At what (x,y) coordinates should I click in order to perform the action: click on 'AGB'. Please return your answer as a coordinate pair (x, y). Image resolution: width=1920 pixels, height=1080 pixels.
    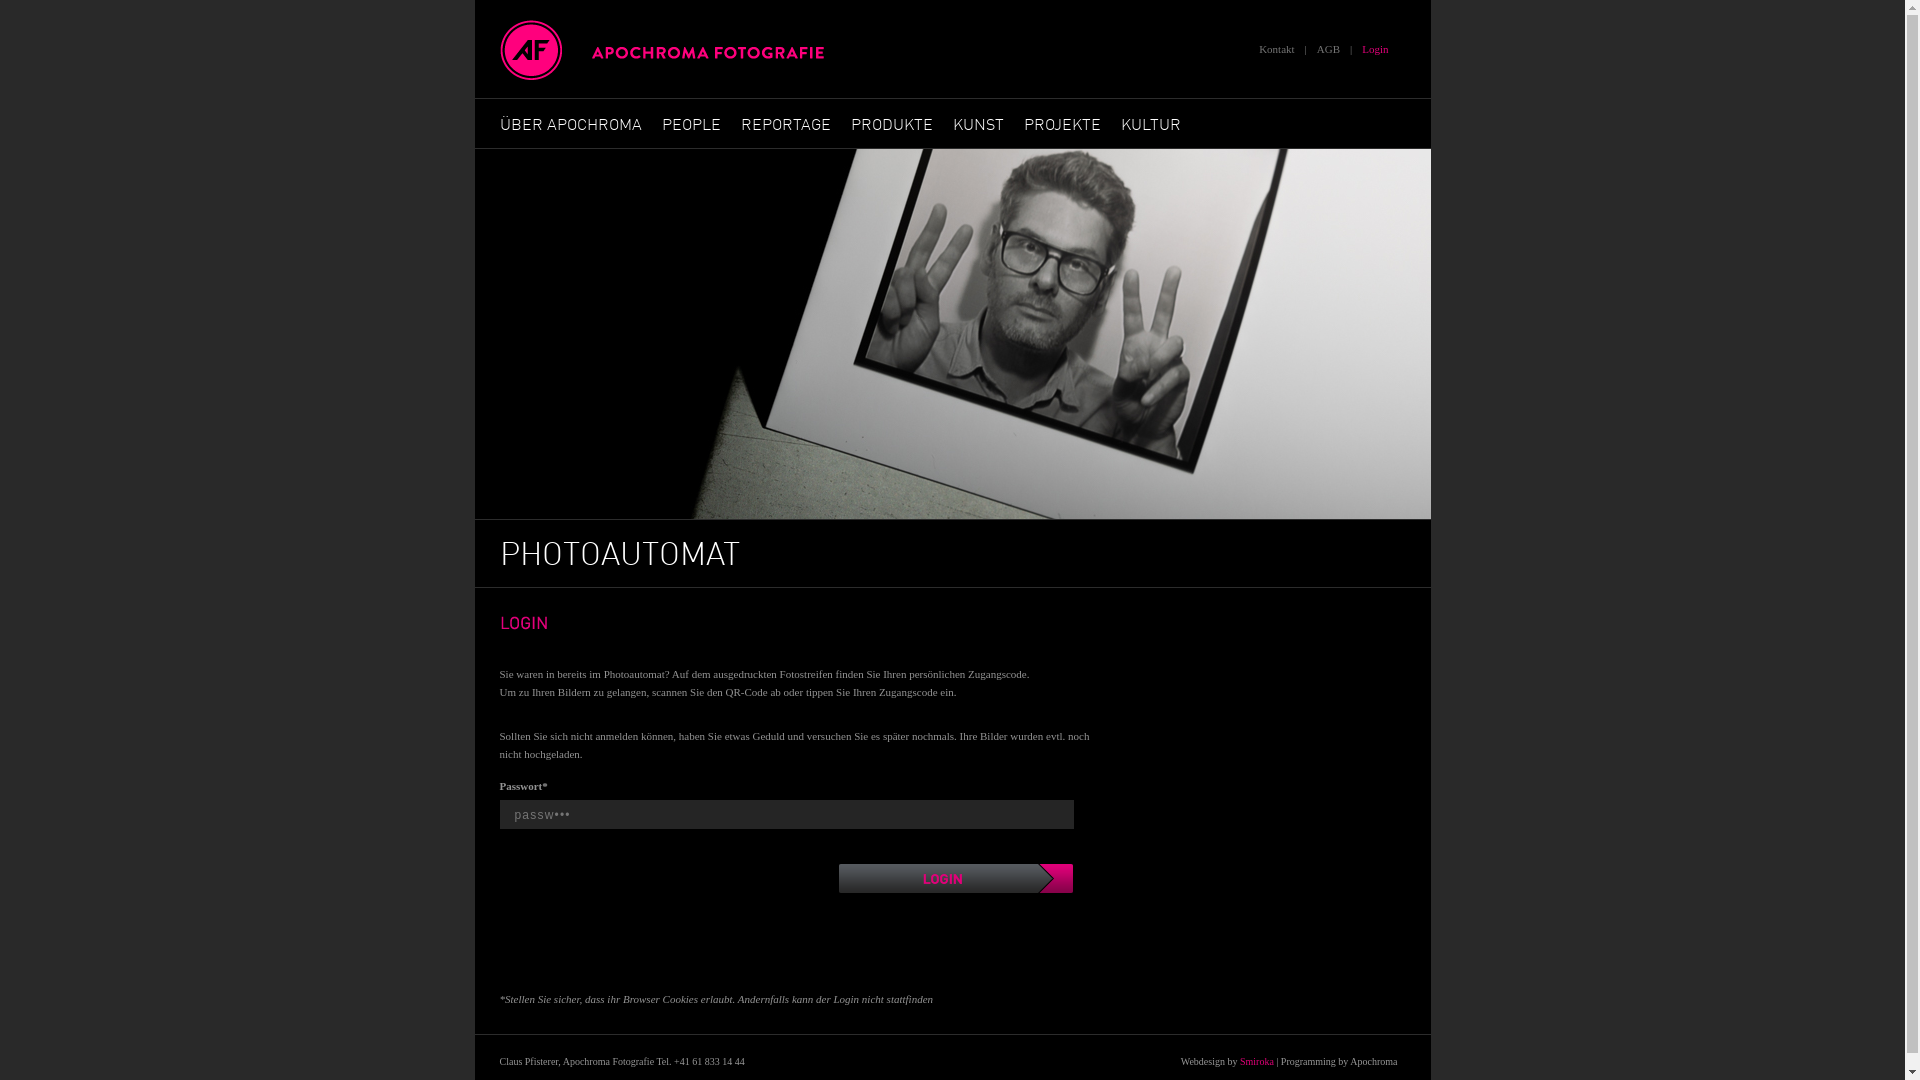
    Looking at the image, I should click on (1328, 48).